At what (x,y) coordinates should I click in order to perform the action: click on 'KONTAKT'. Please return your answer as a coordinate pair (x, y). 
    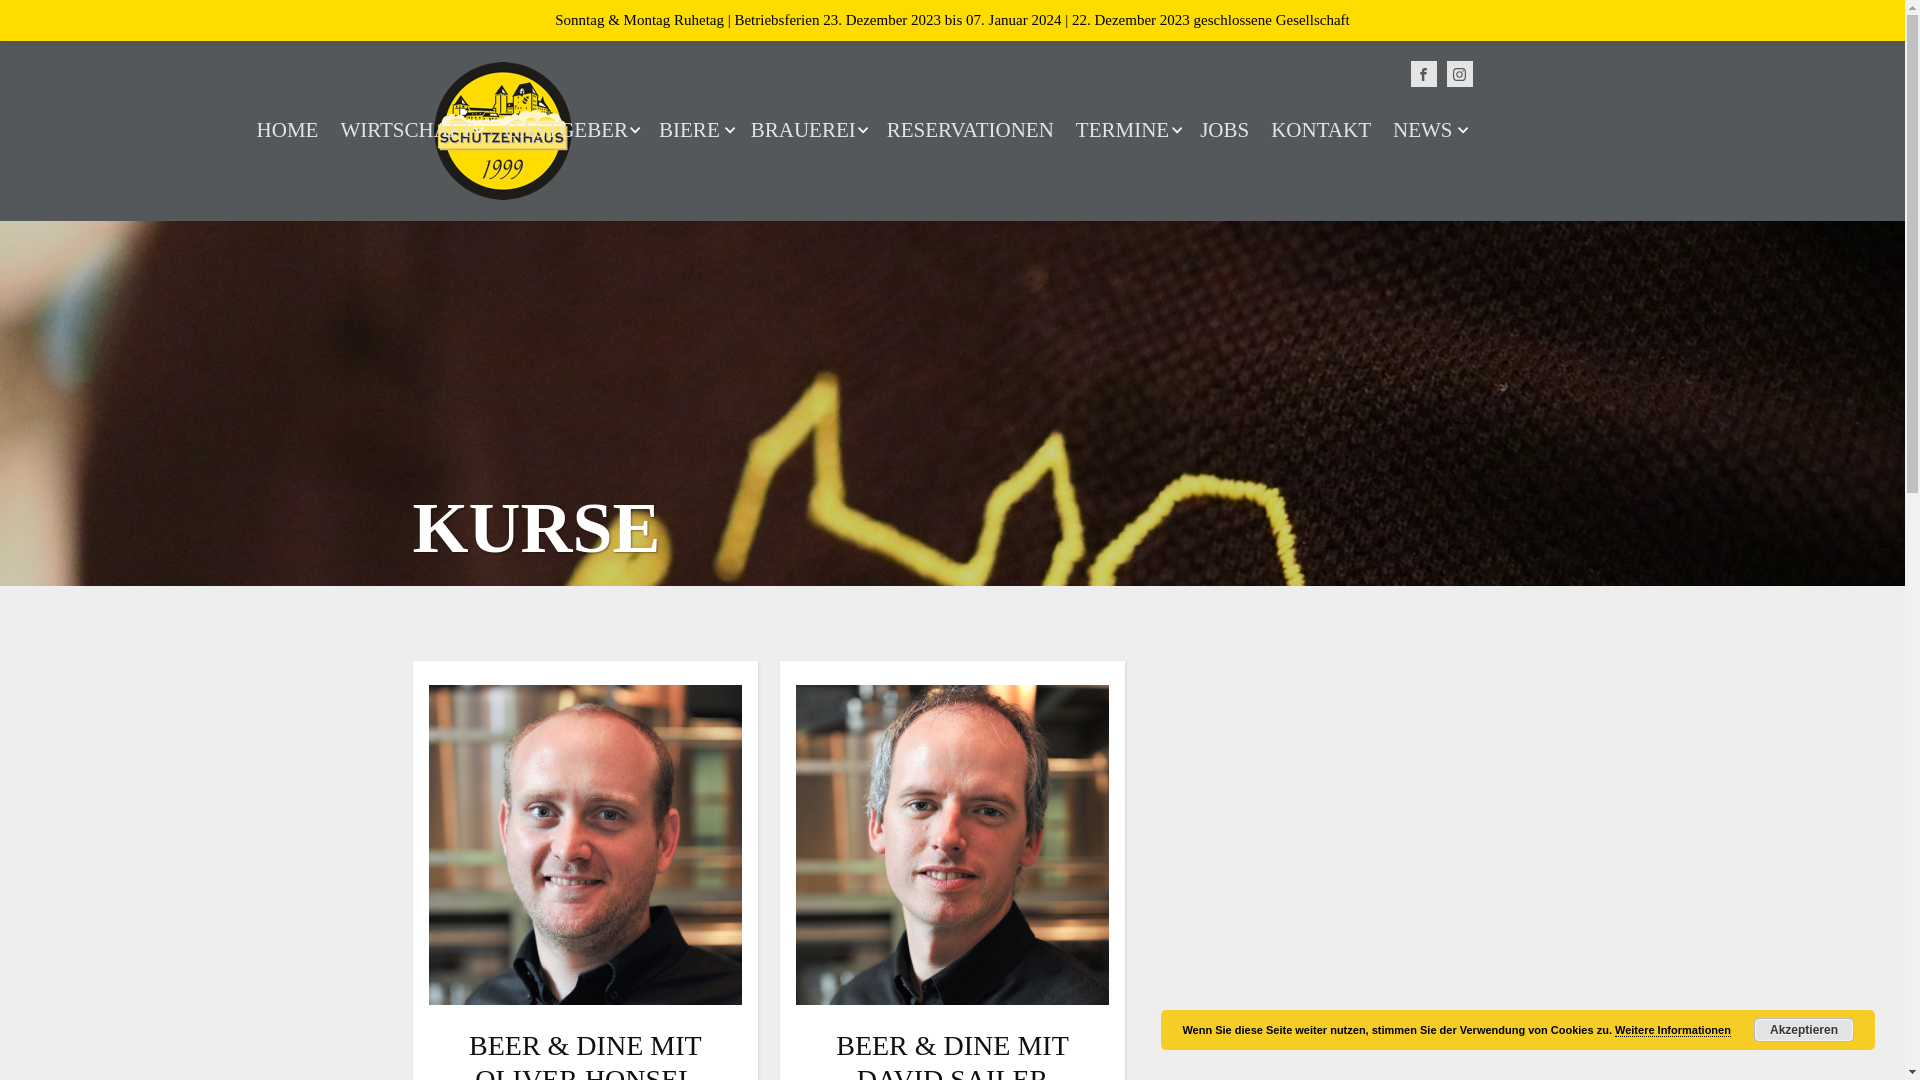
    Looking at the image, I should click on (1320, 131).